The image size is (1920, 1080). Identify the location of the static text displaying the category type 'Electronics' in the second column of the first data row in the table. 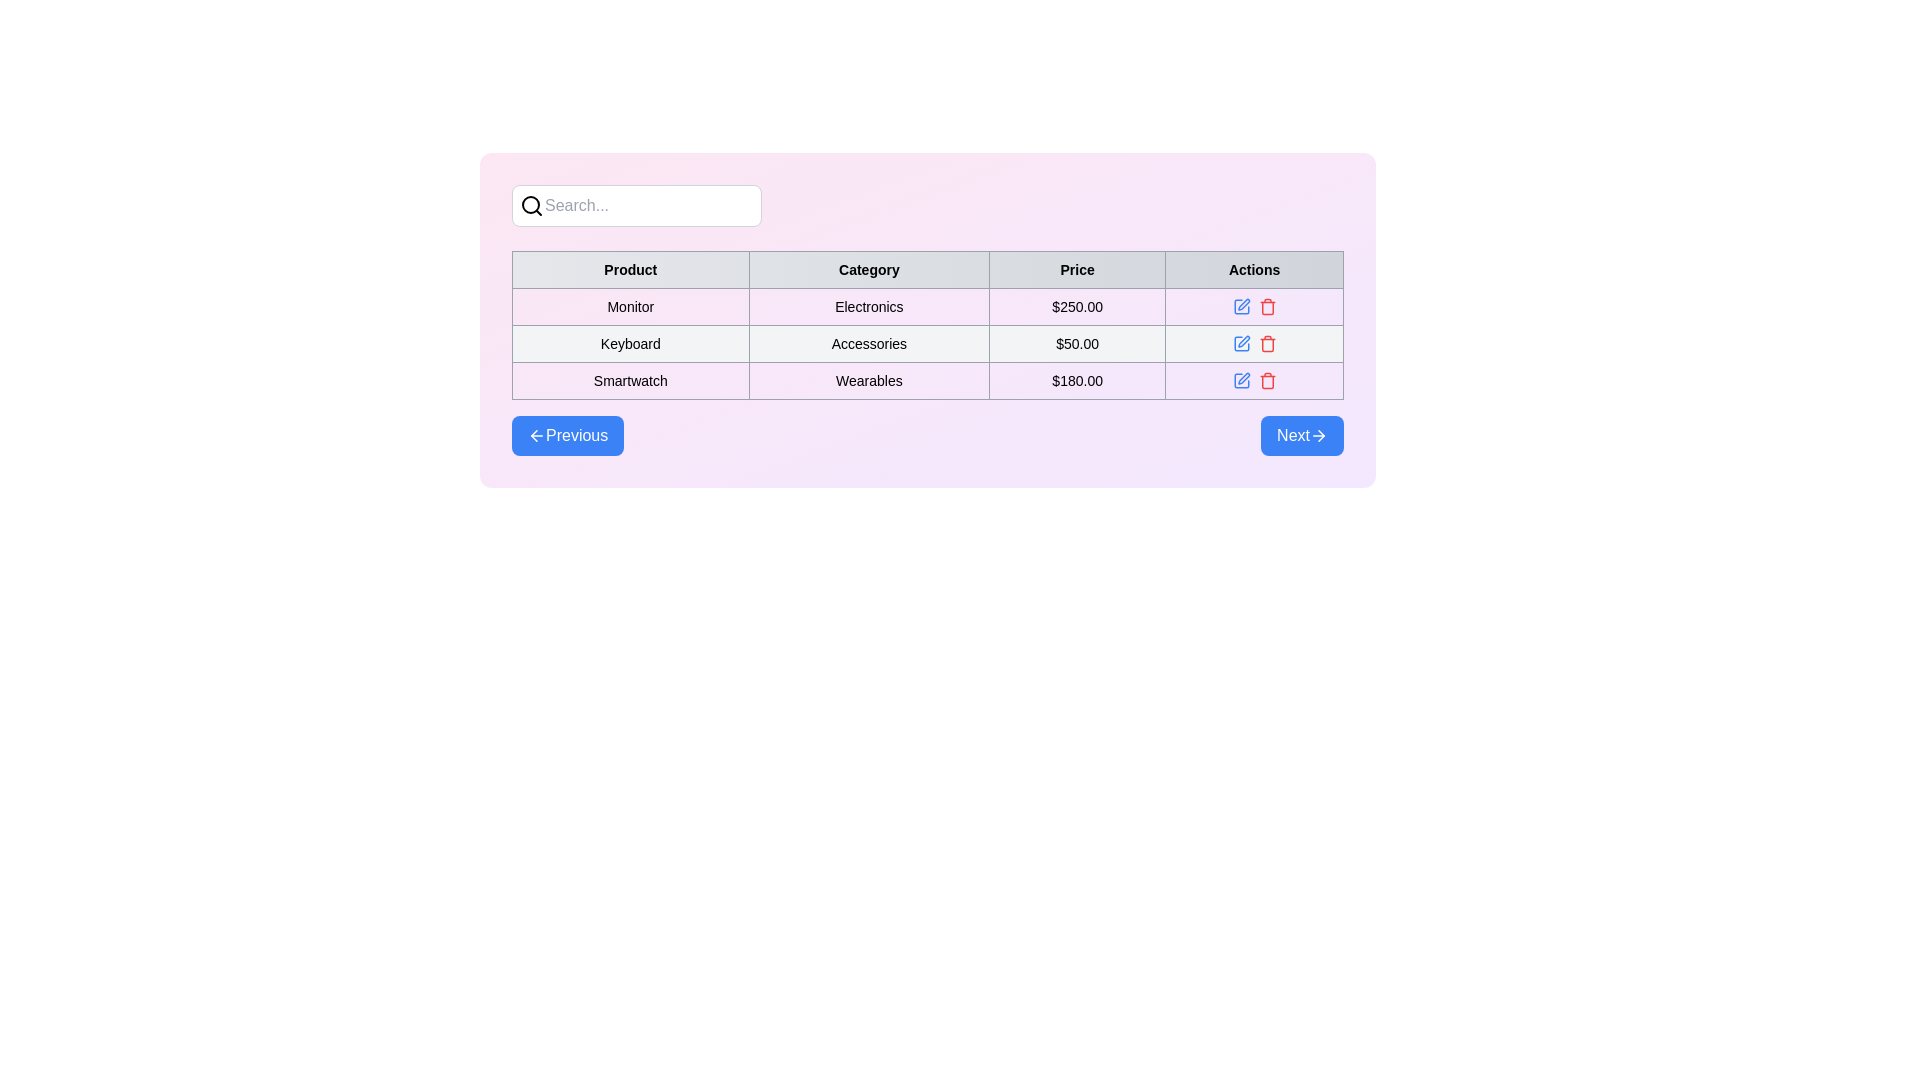
(926, 319).